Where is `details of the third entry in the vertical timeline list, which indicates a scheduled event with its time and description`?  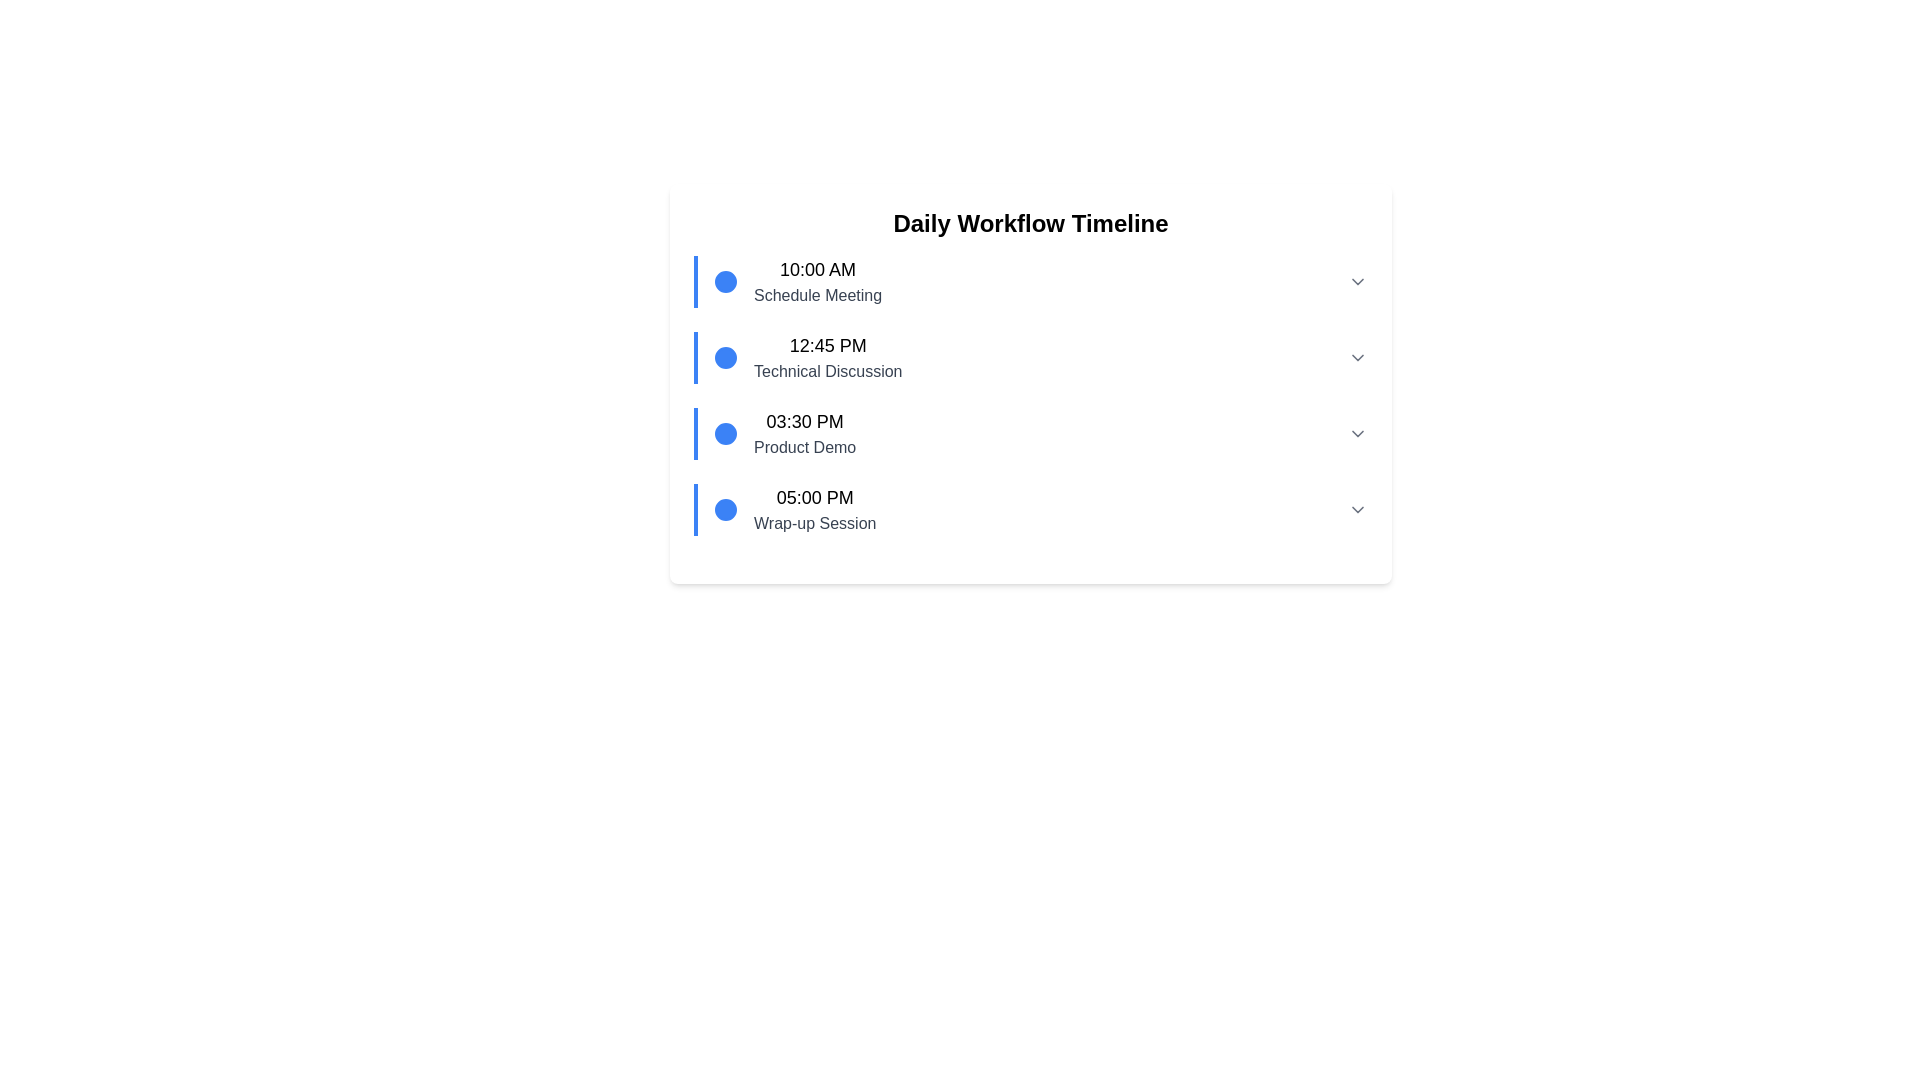
details of the third entry in the vertical timeline list, which indicates a scheduled event with its time and description is located at coordinates (784, 433).